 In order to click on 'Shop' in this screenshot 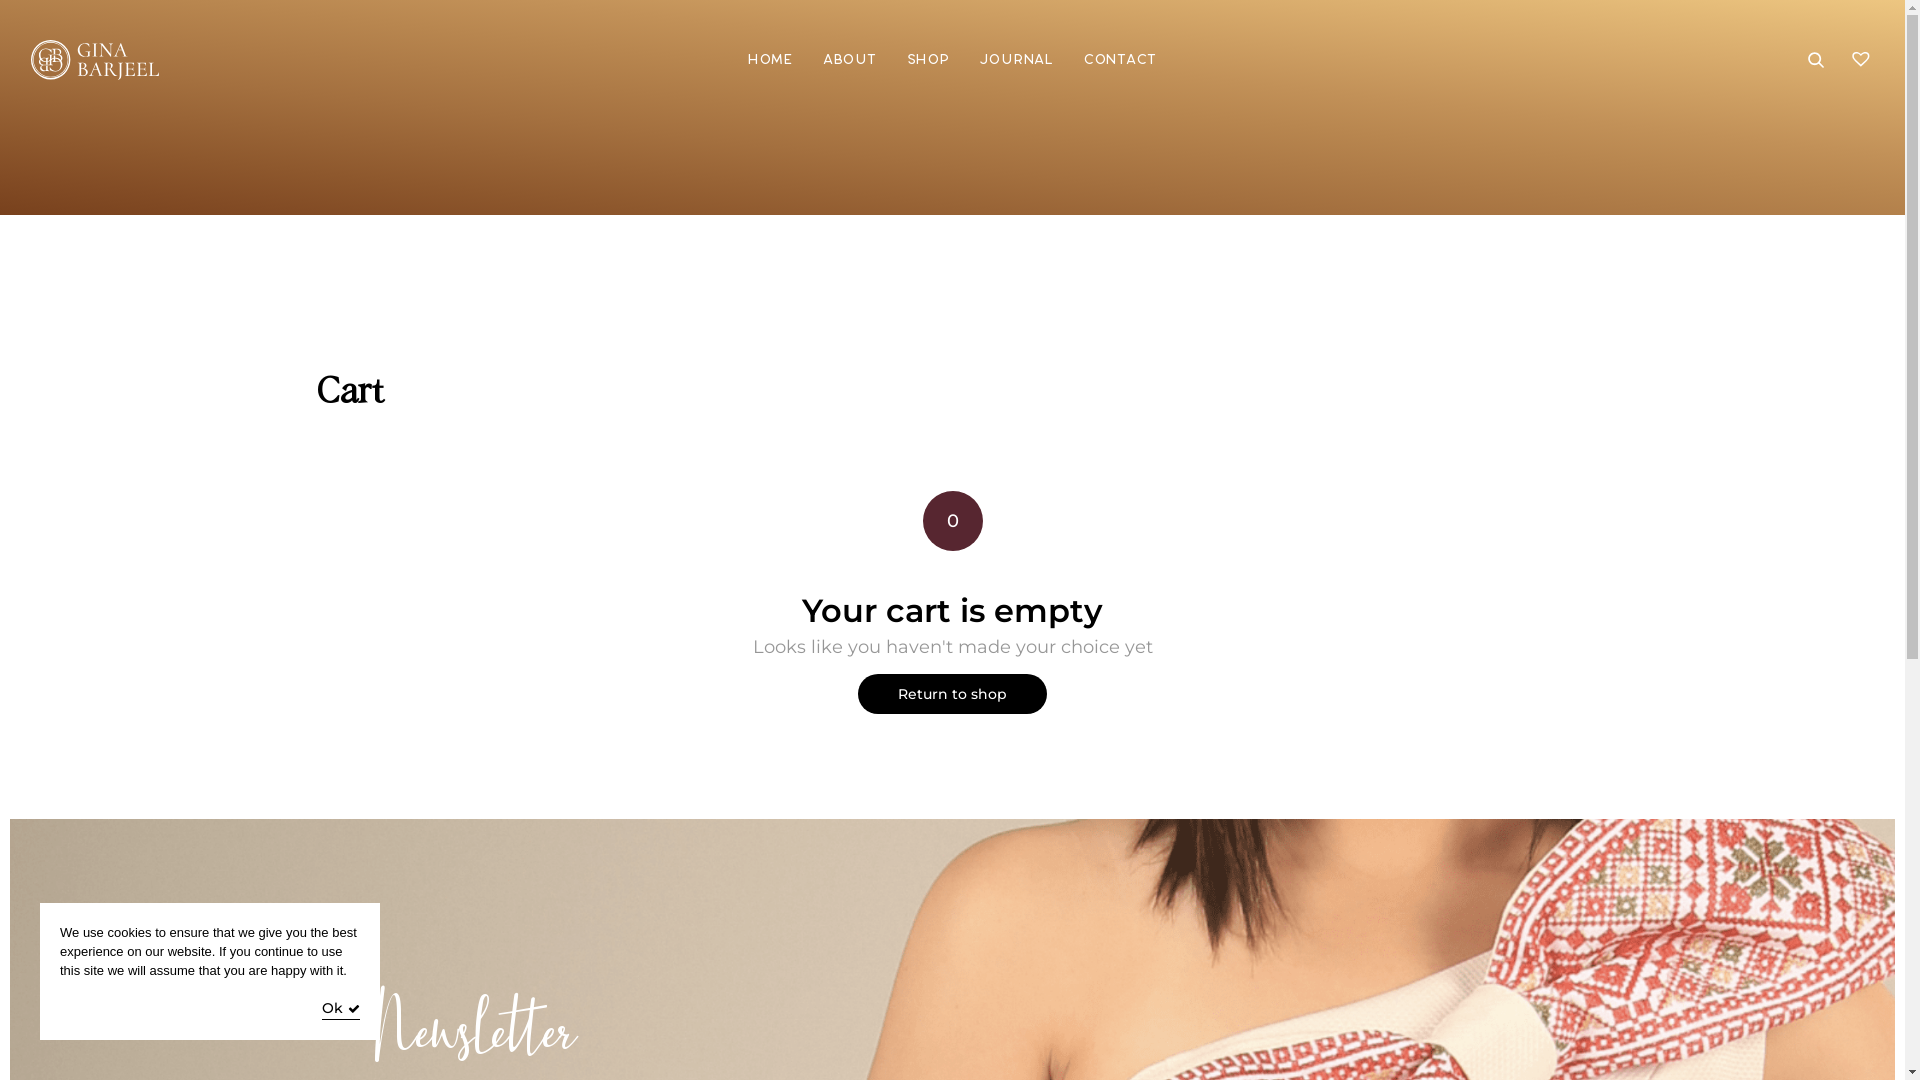, I will do `click(927, 59)`.